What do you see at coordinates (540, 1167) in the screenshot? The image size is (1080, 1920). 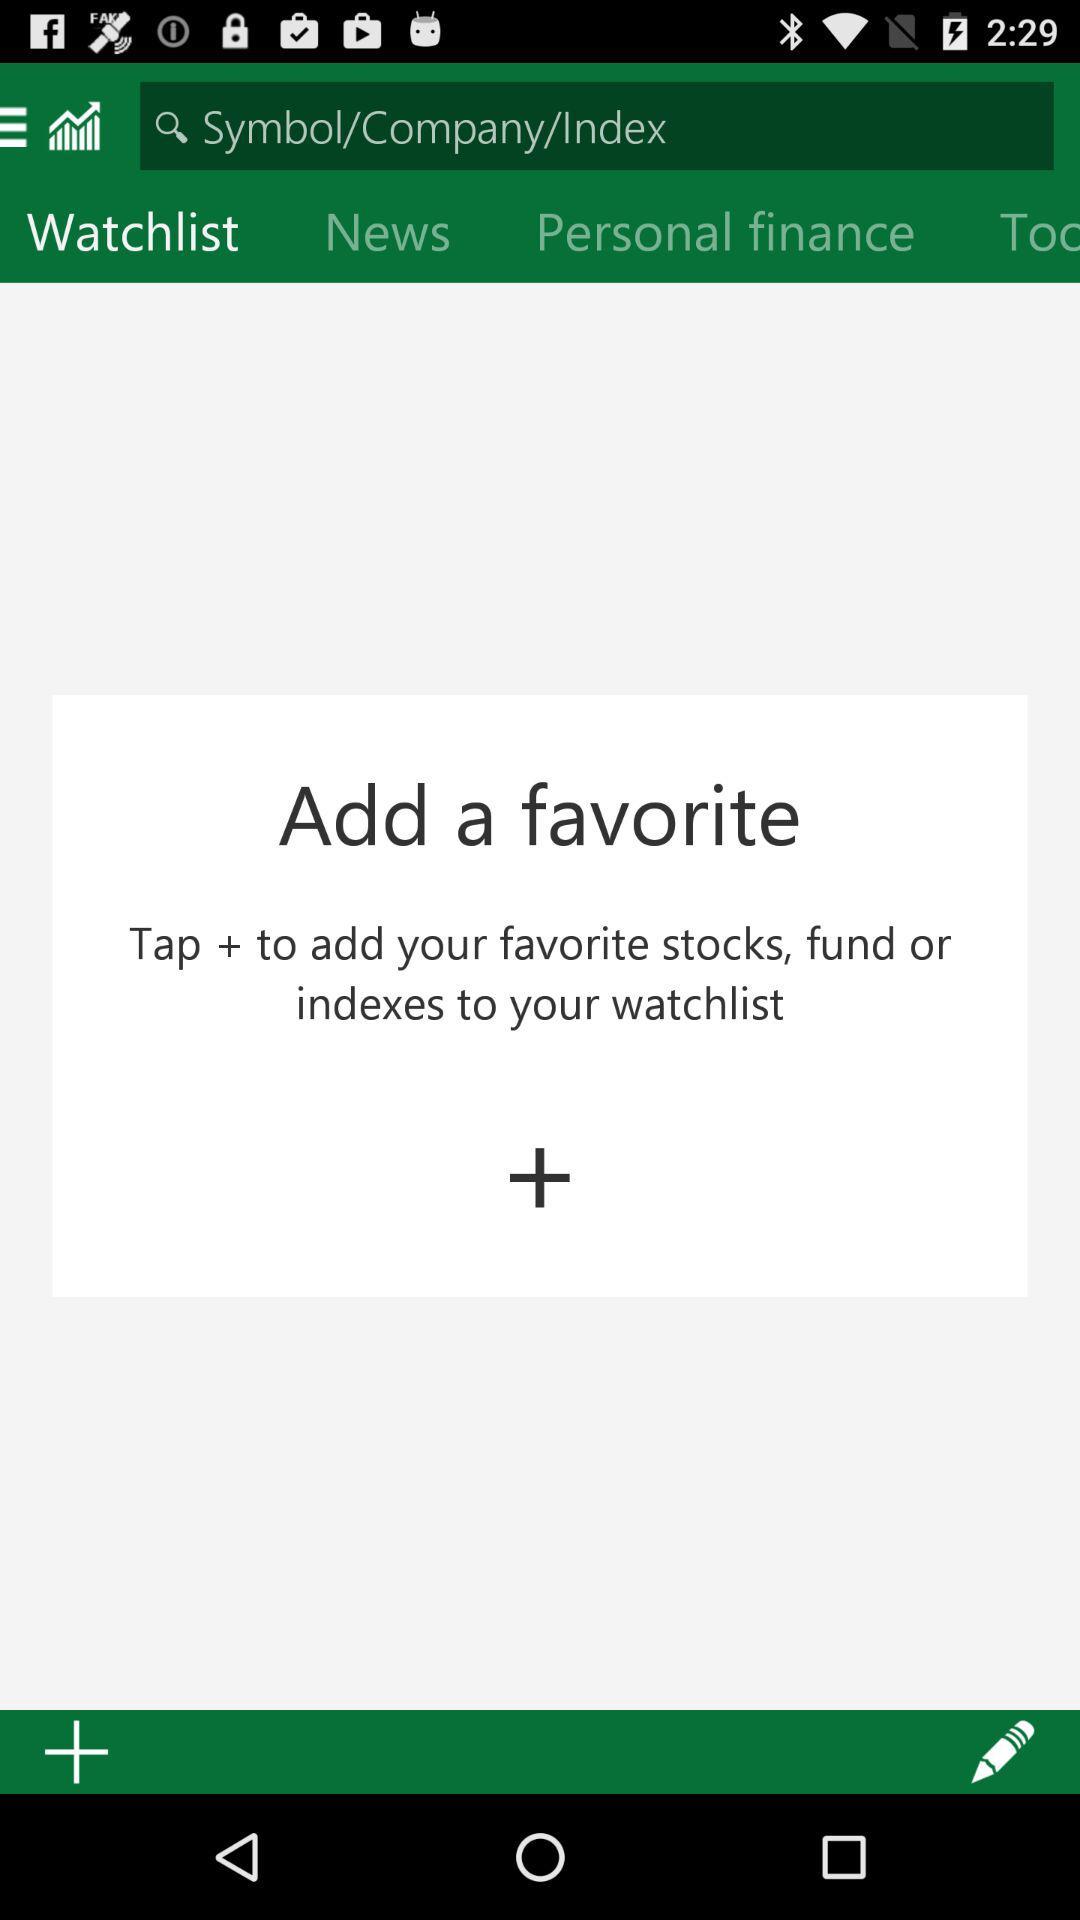 I see `icon below the tap to add item` at bounding box center [540, 1167].